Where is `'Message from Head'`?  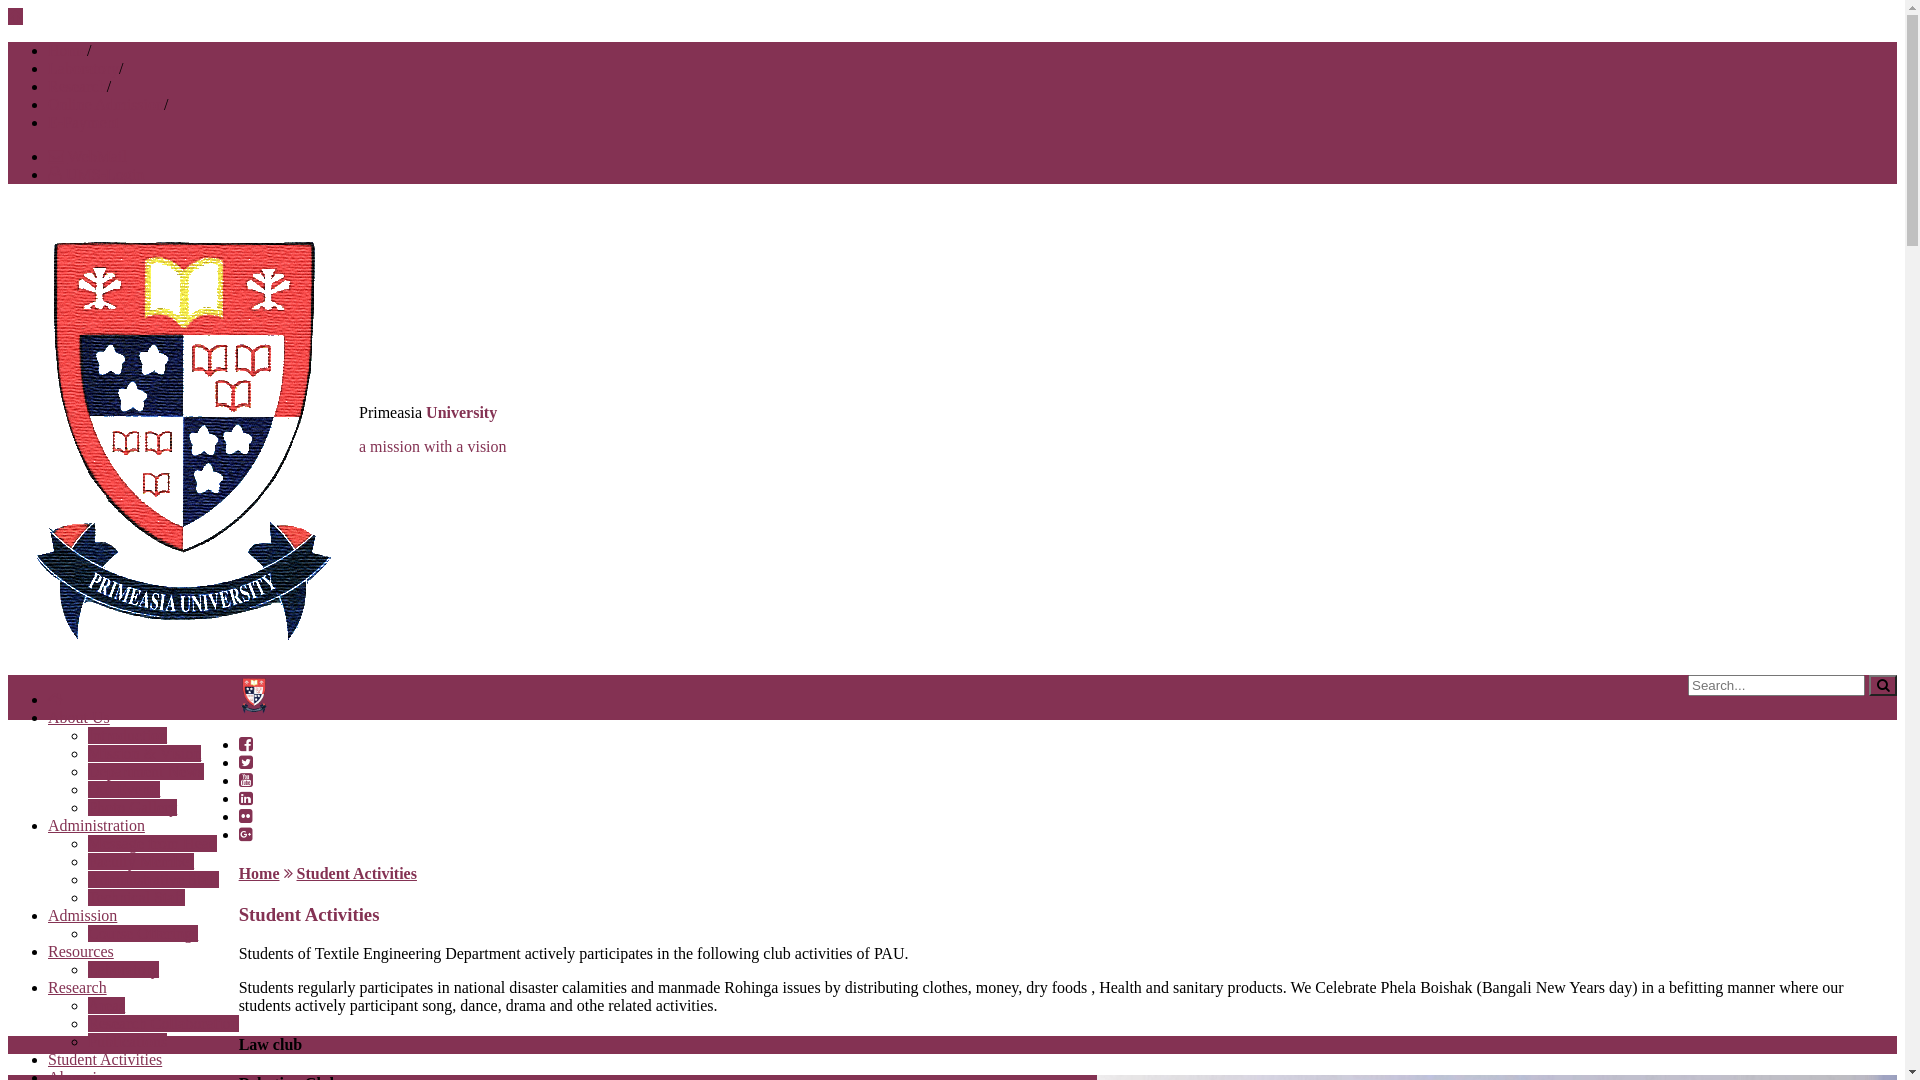 'Message from Head' is located at coordinates (151, 843).